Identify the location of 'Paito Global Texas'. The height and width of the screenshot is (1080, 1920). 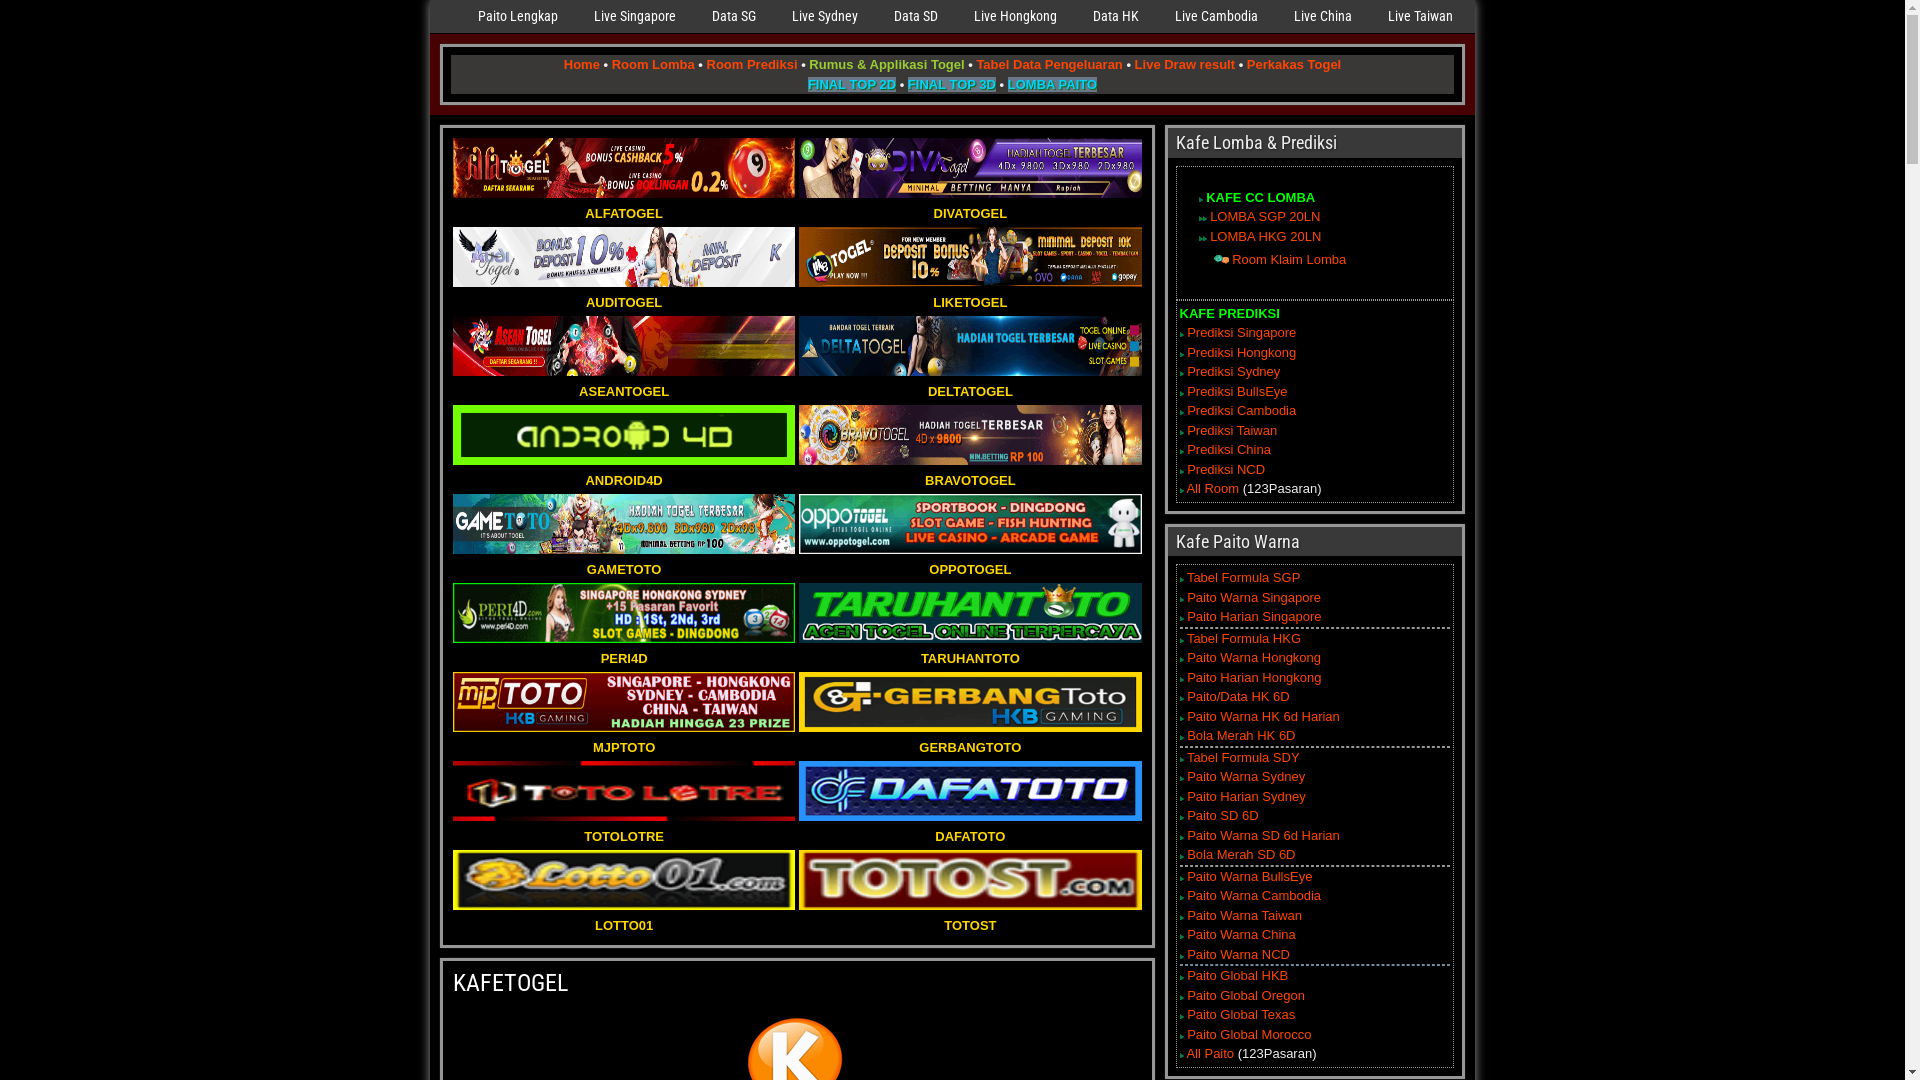
(1240, 1014).